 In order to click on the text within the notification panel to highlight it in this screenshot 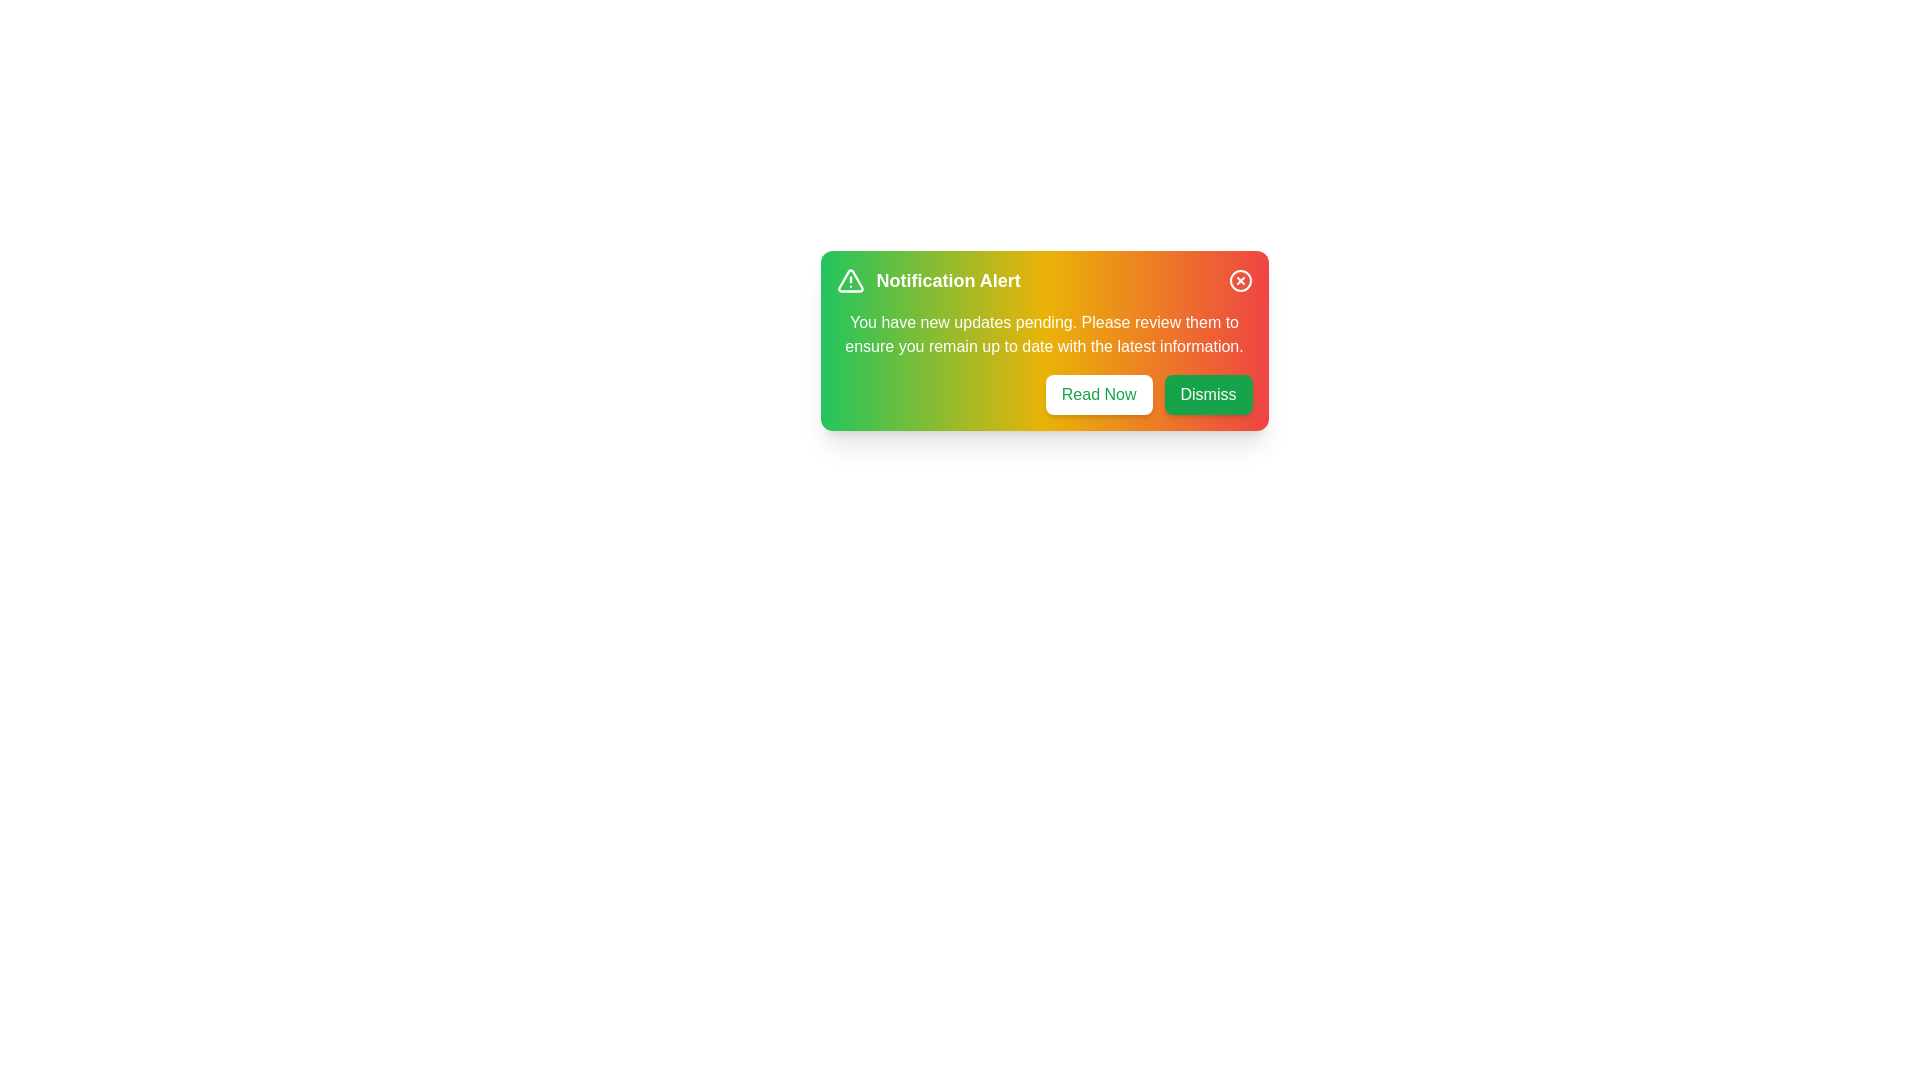, I will do `click(1043, 334)`.